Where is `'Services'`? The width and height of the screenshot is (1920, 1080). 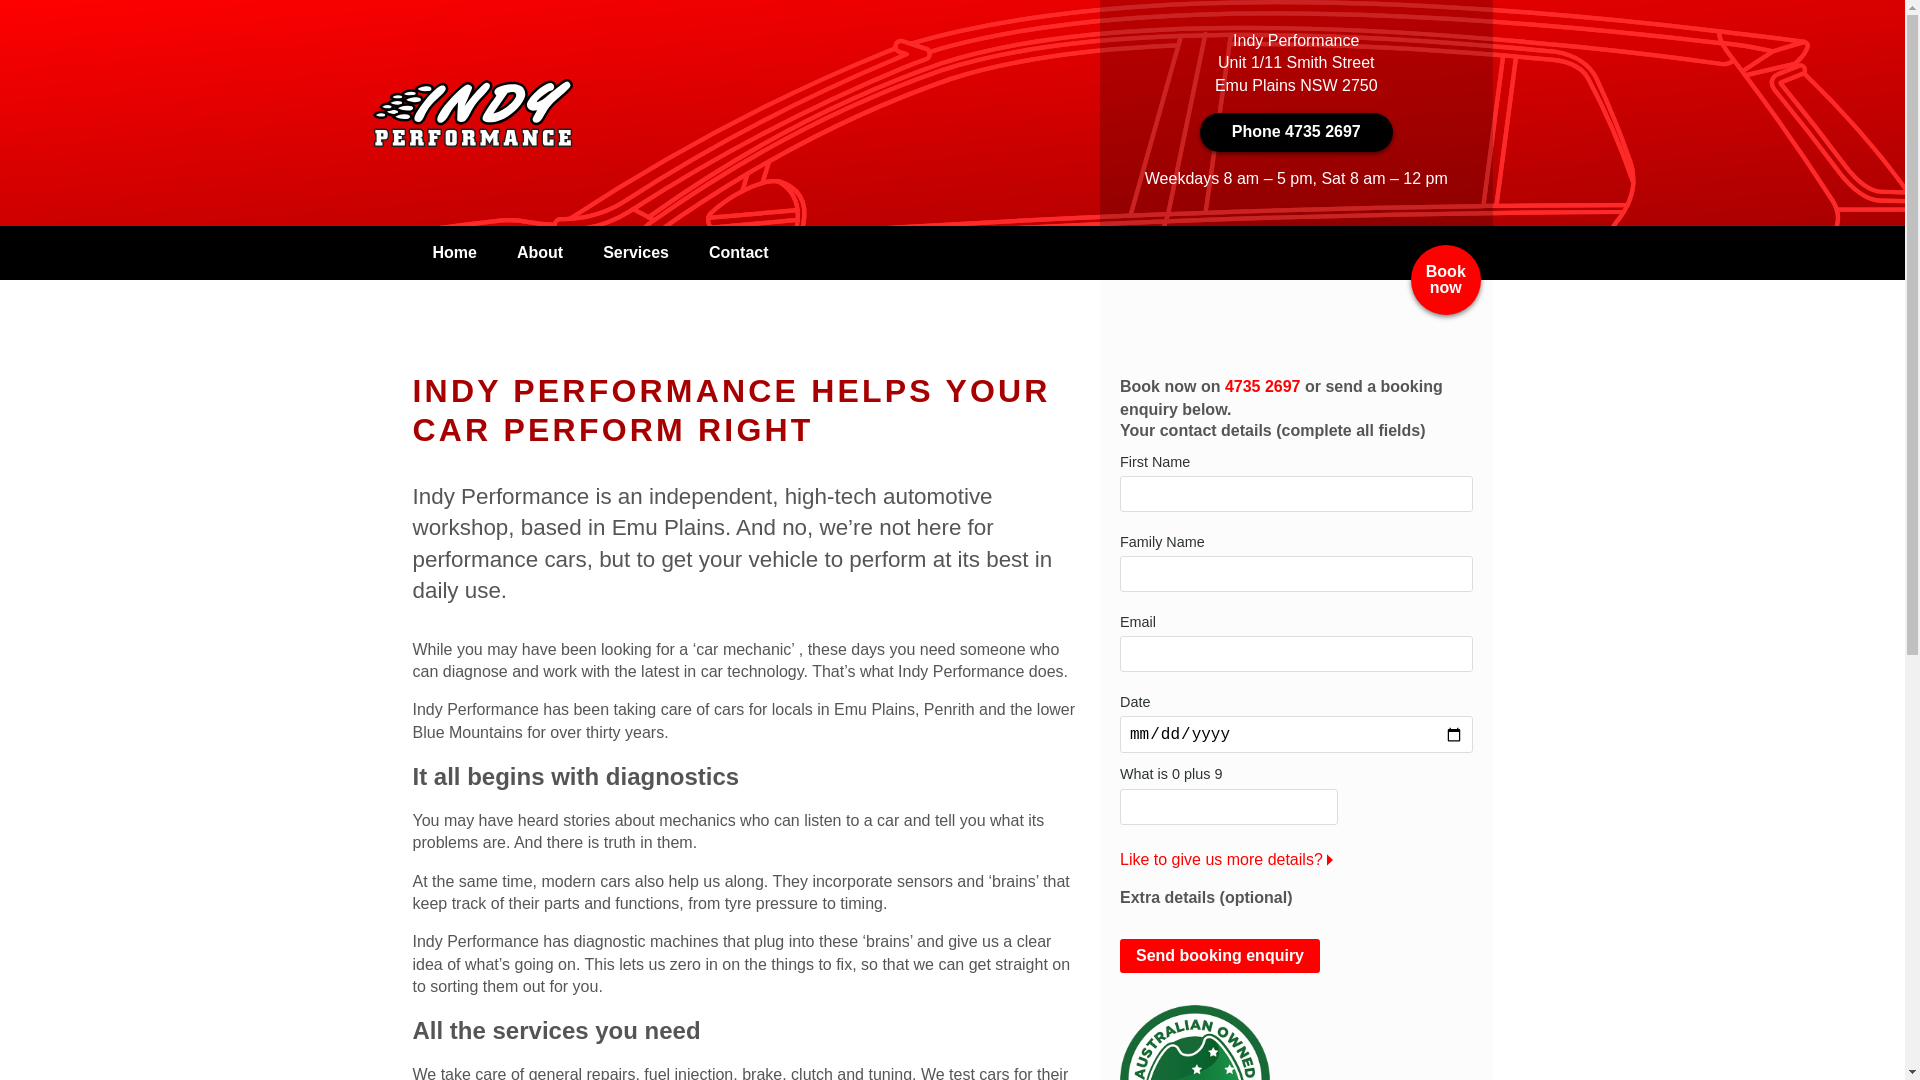
'Services' is located at coordinates (581, 252).